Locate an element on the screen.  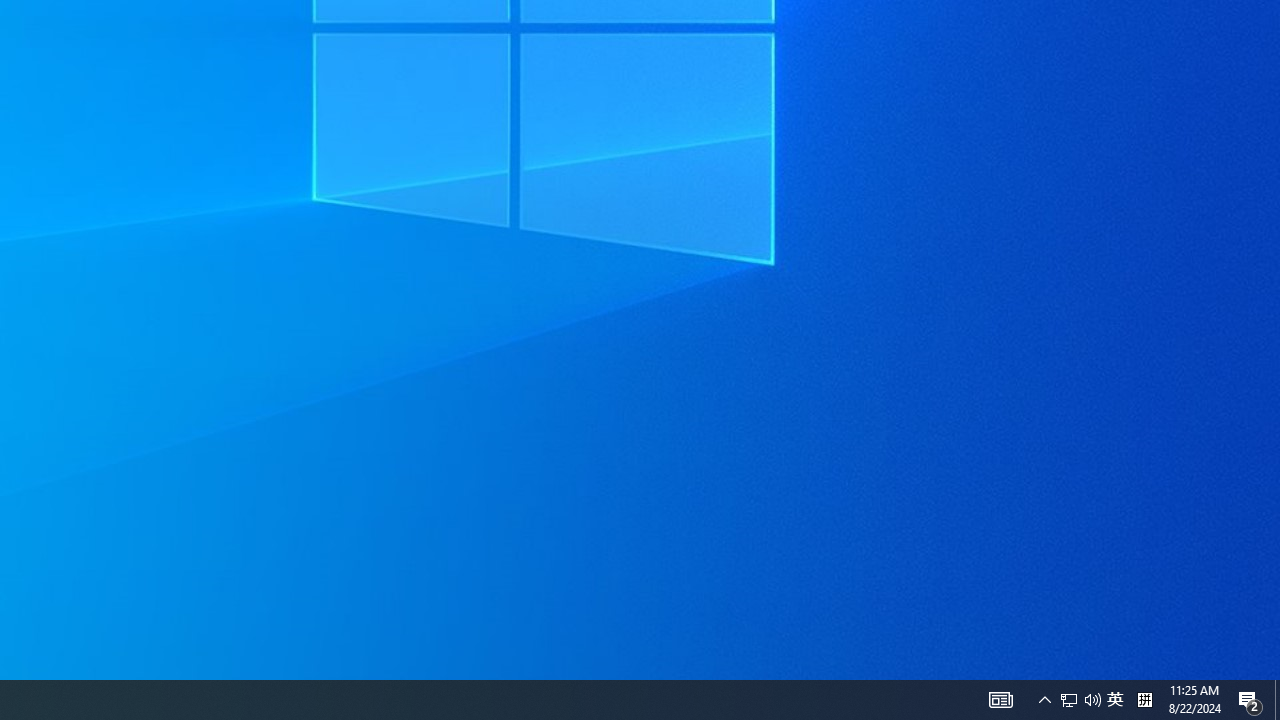
'User Promoted Notification Area' is located at coordinates (1044, 698).